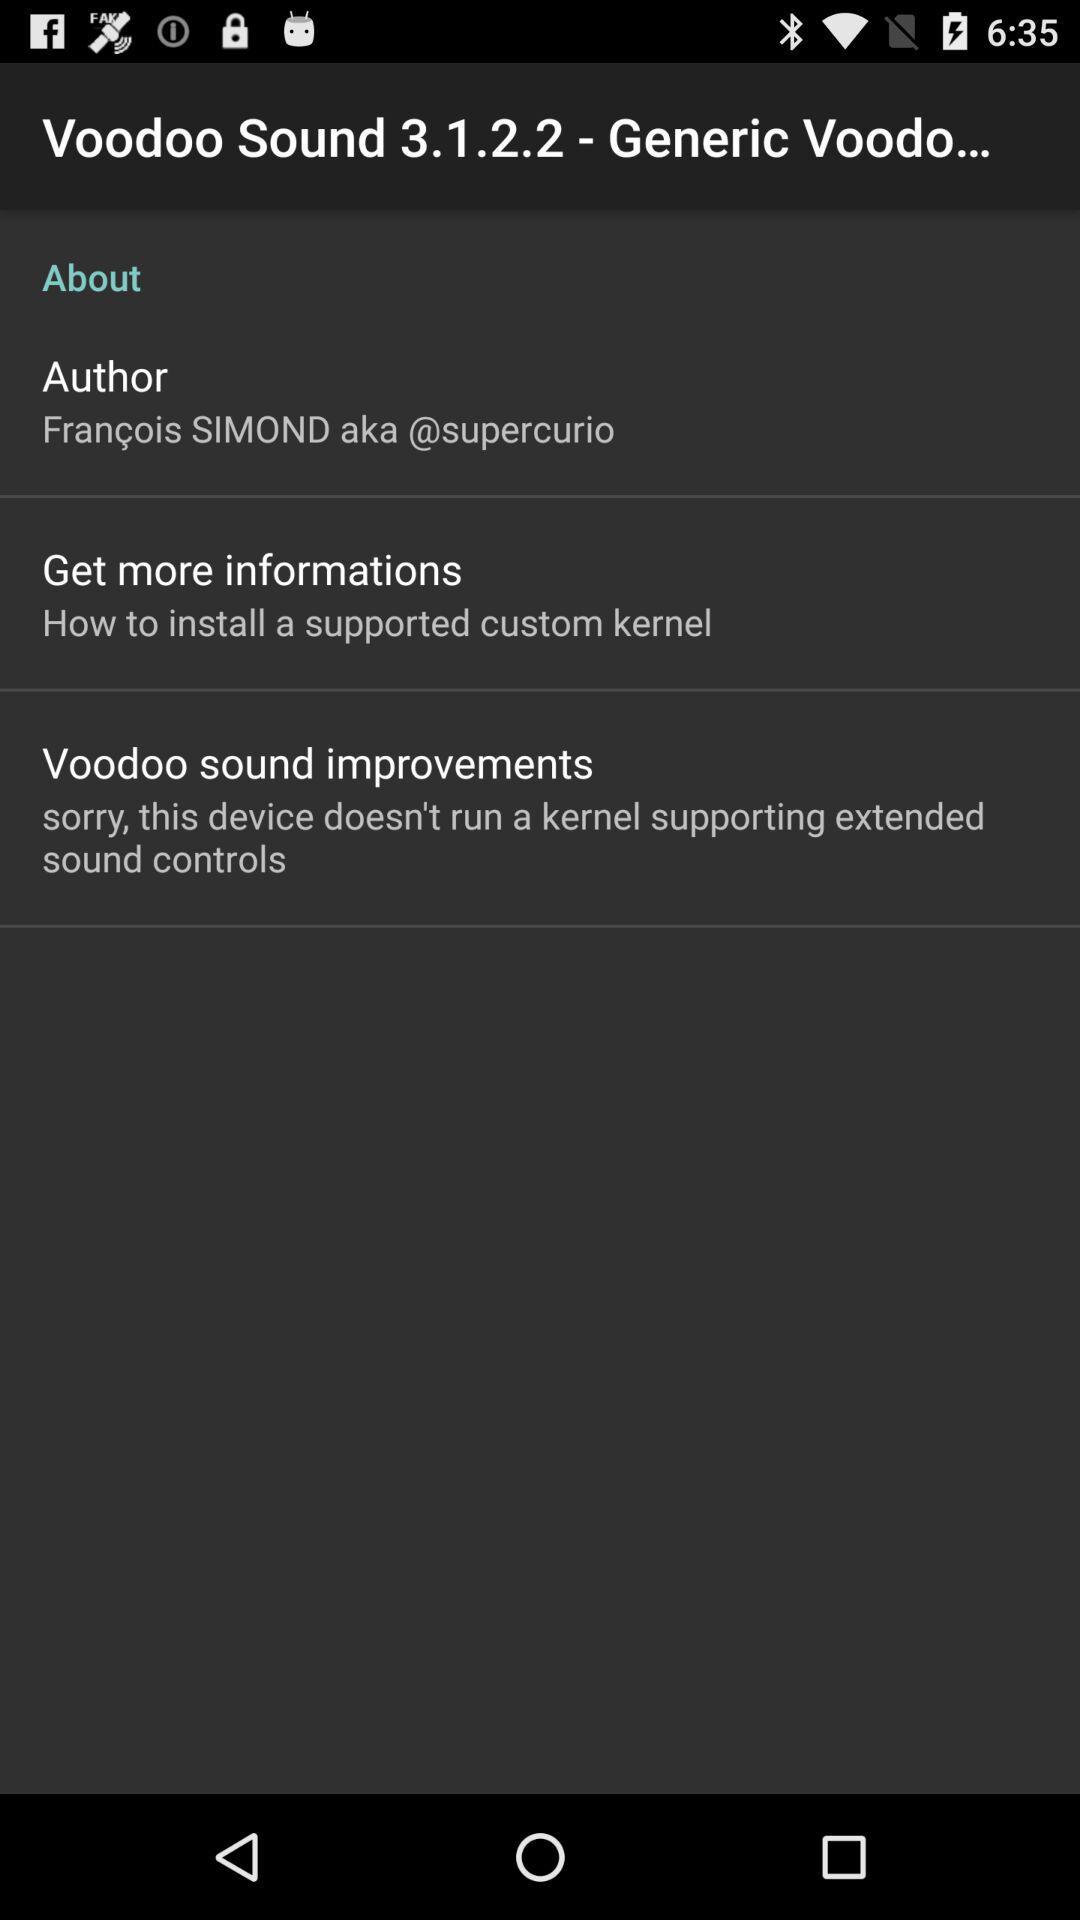  What do you see at coordinates (377, 620) in the screenshot?
I see `how to install icon` at bounding box center [377, 620].